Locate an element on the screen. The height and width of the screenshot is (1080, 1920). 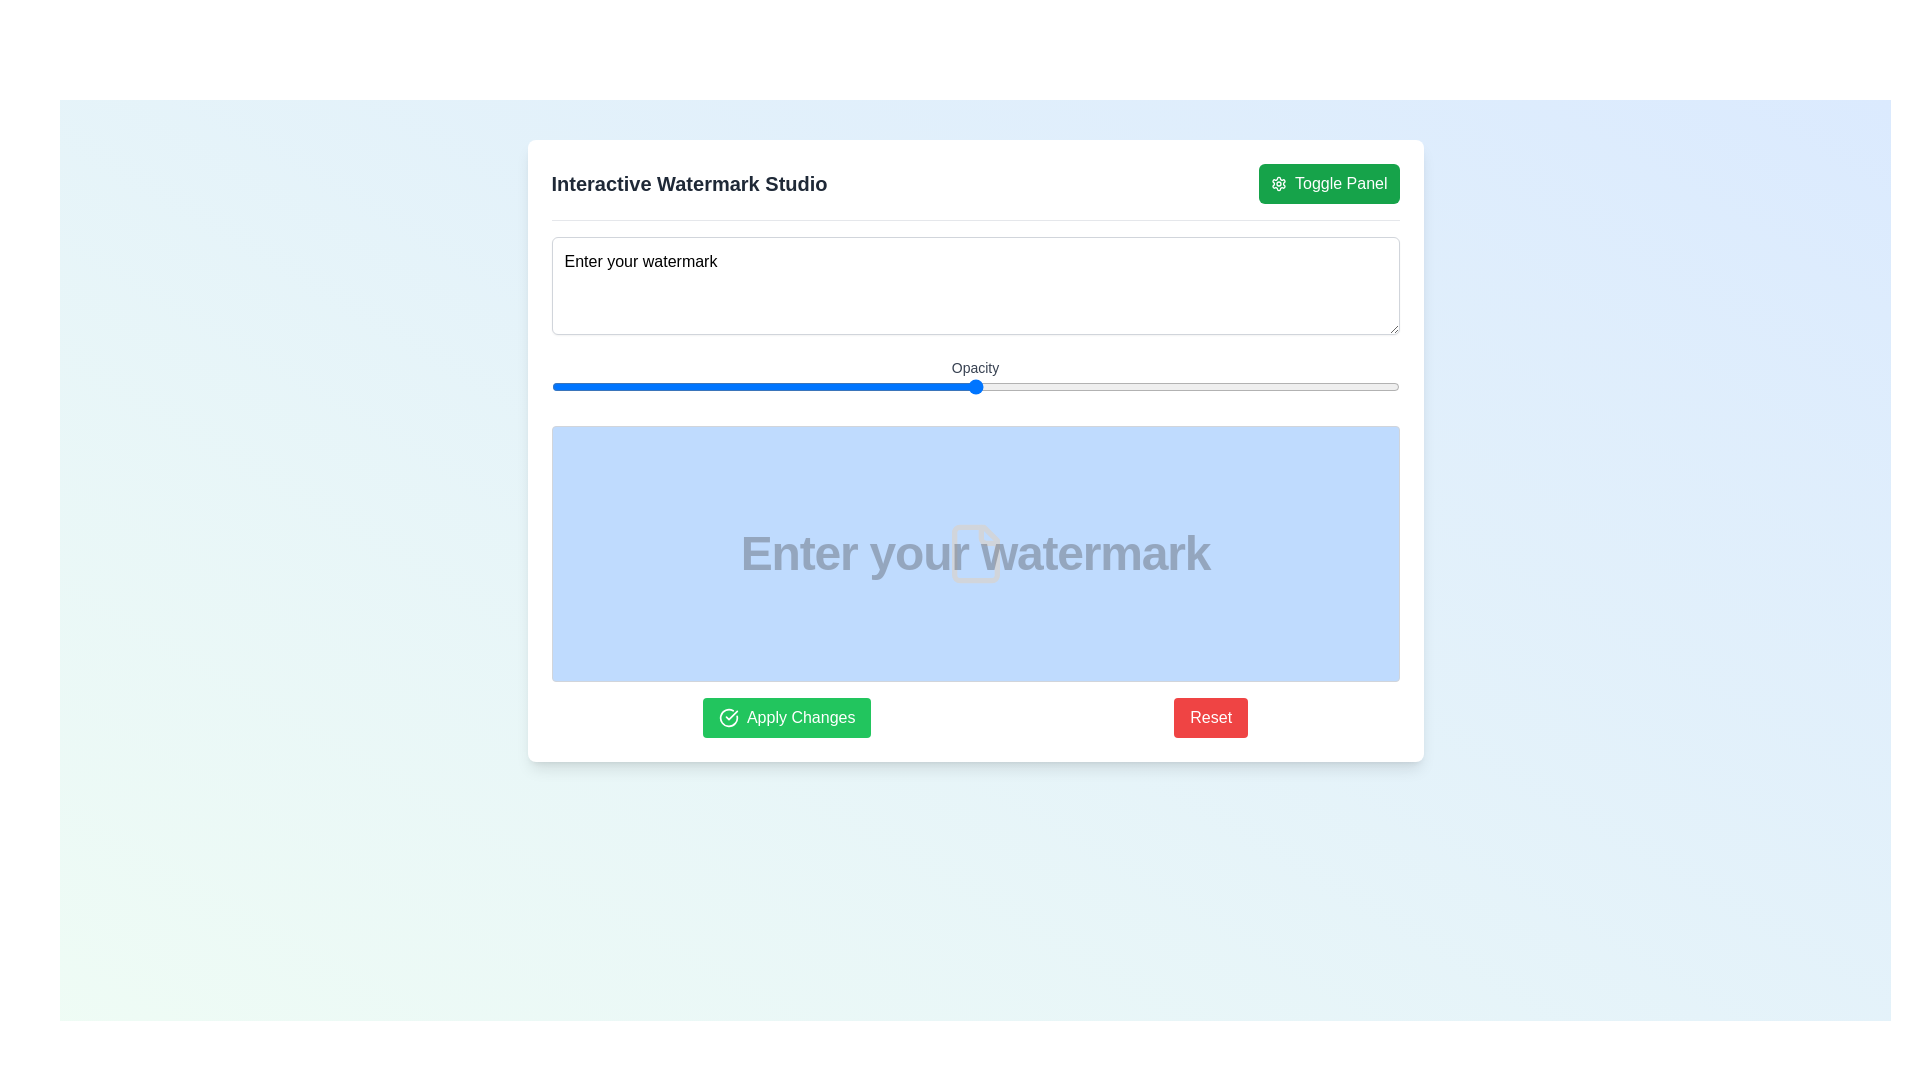
the file-representation SVG graphic icon located at the center of the blue rectangle labeled 'Enter your watermark' is located at coordinates (975, 554).